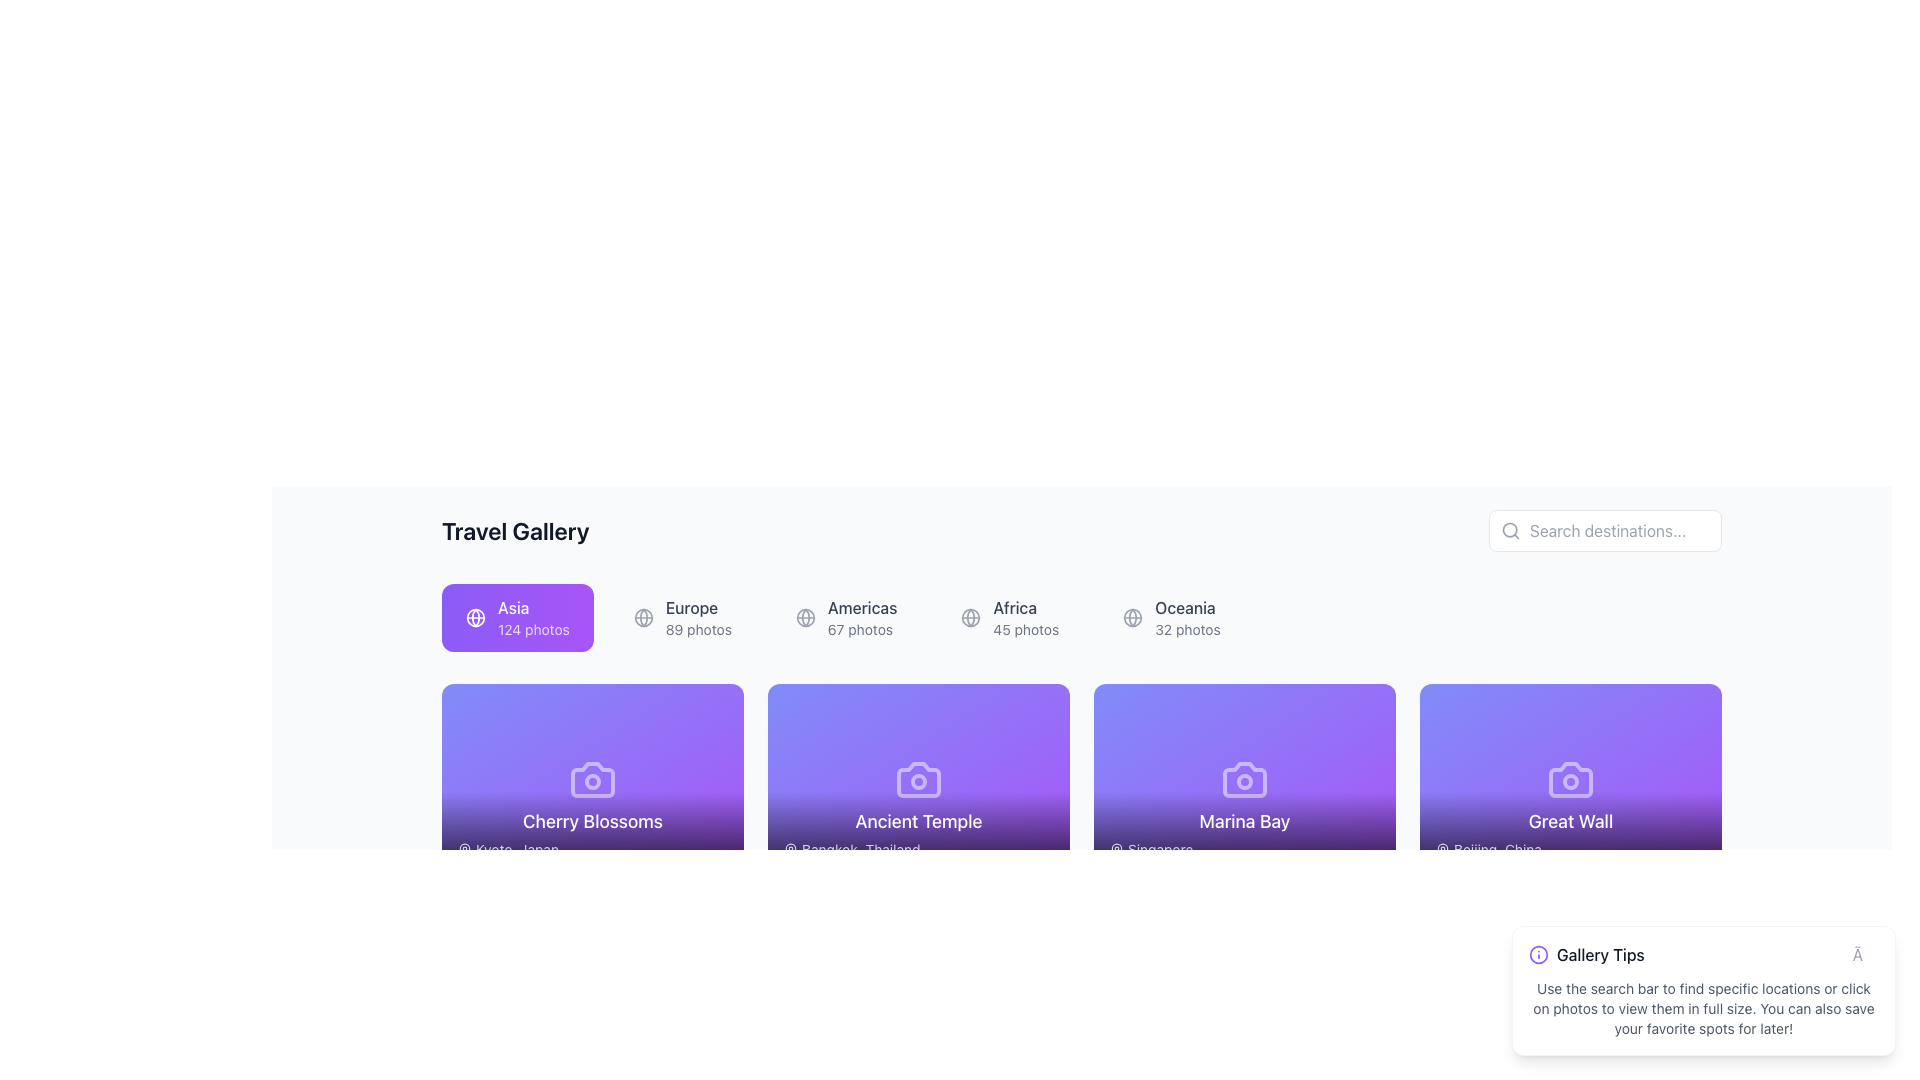  I want to click on the camera icon with a white outline on a purple gradient background, located at the center of the card labeled 'Great Wall' on the far right of the second row in the gallery grid, so click(1569, 778).